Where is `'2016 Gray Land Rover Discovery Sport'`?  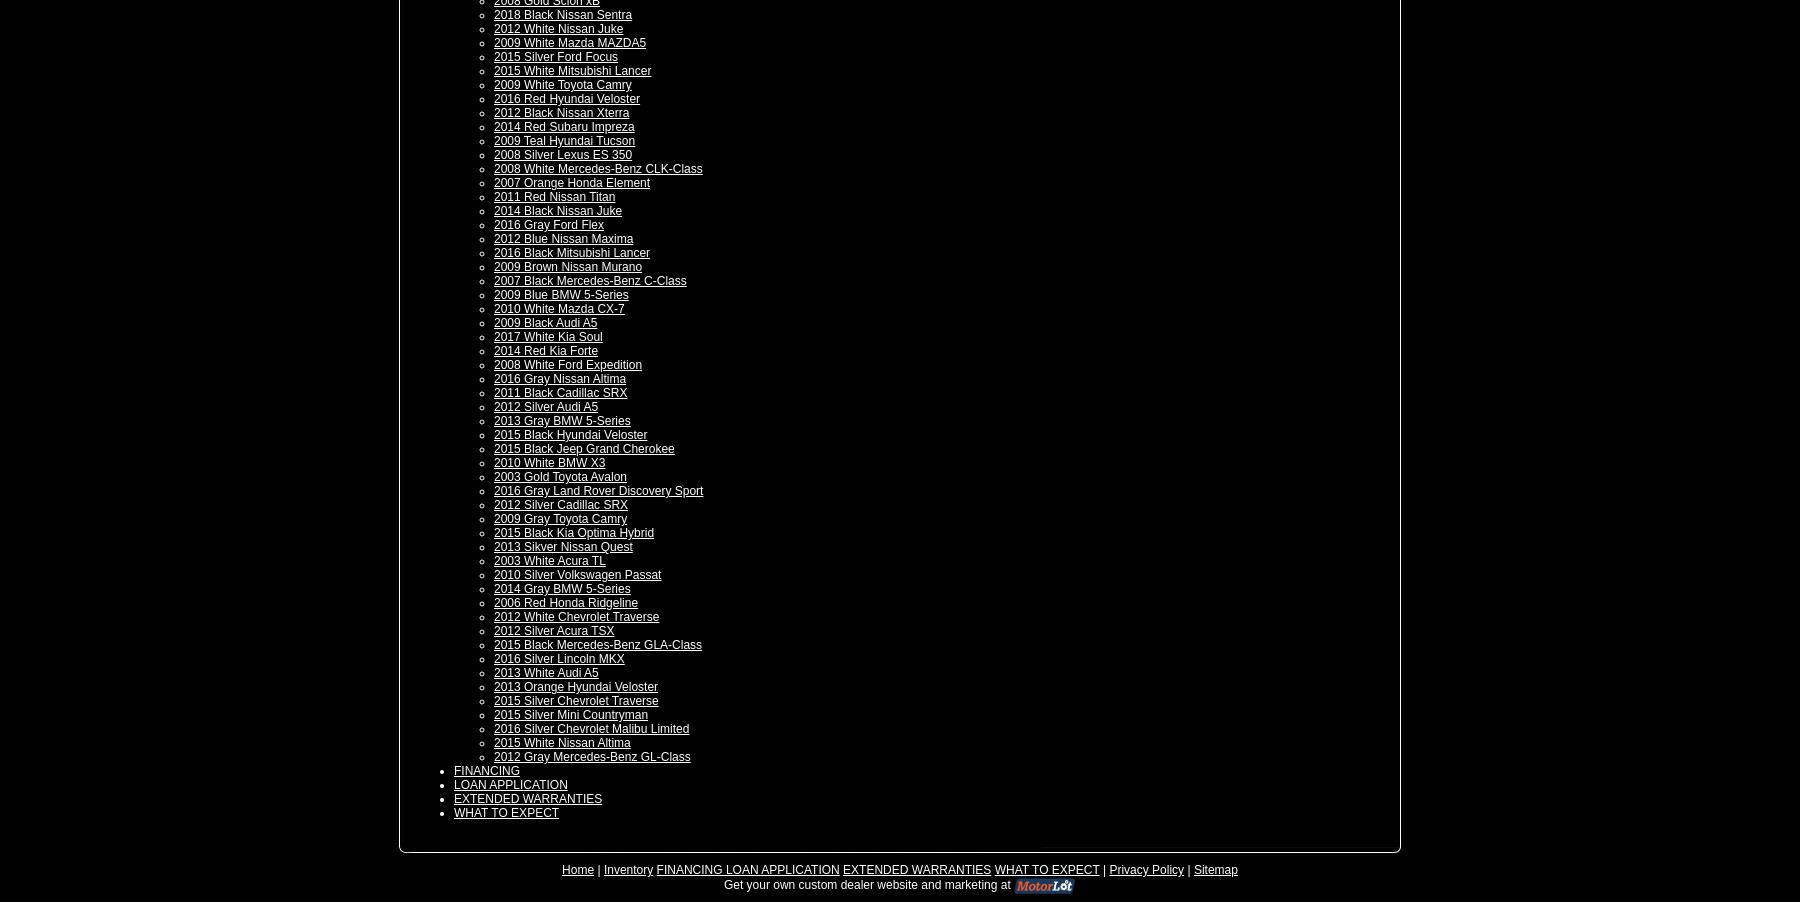
'2016 Gray Land Rover Discovery Sport' is located at coordinates (492, 489).